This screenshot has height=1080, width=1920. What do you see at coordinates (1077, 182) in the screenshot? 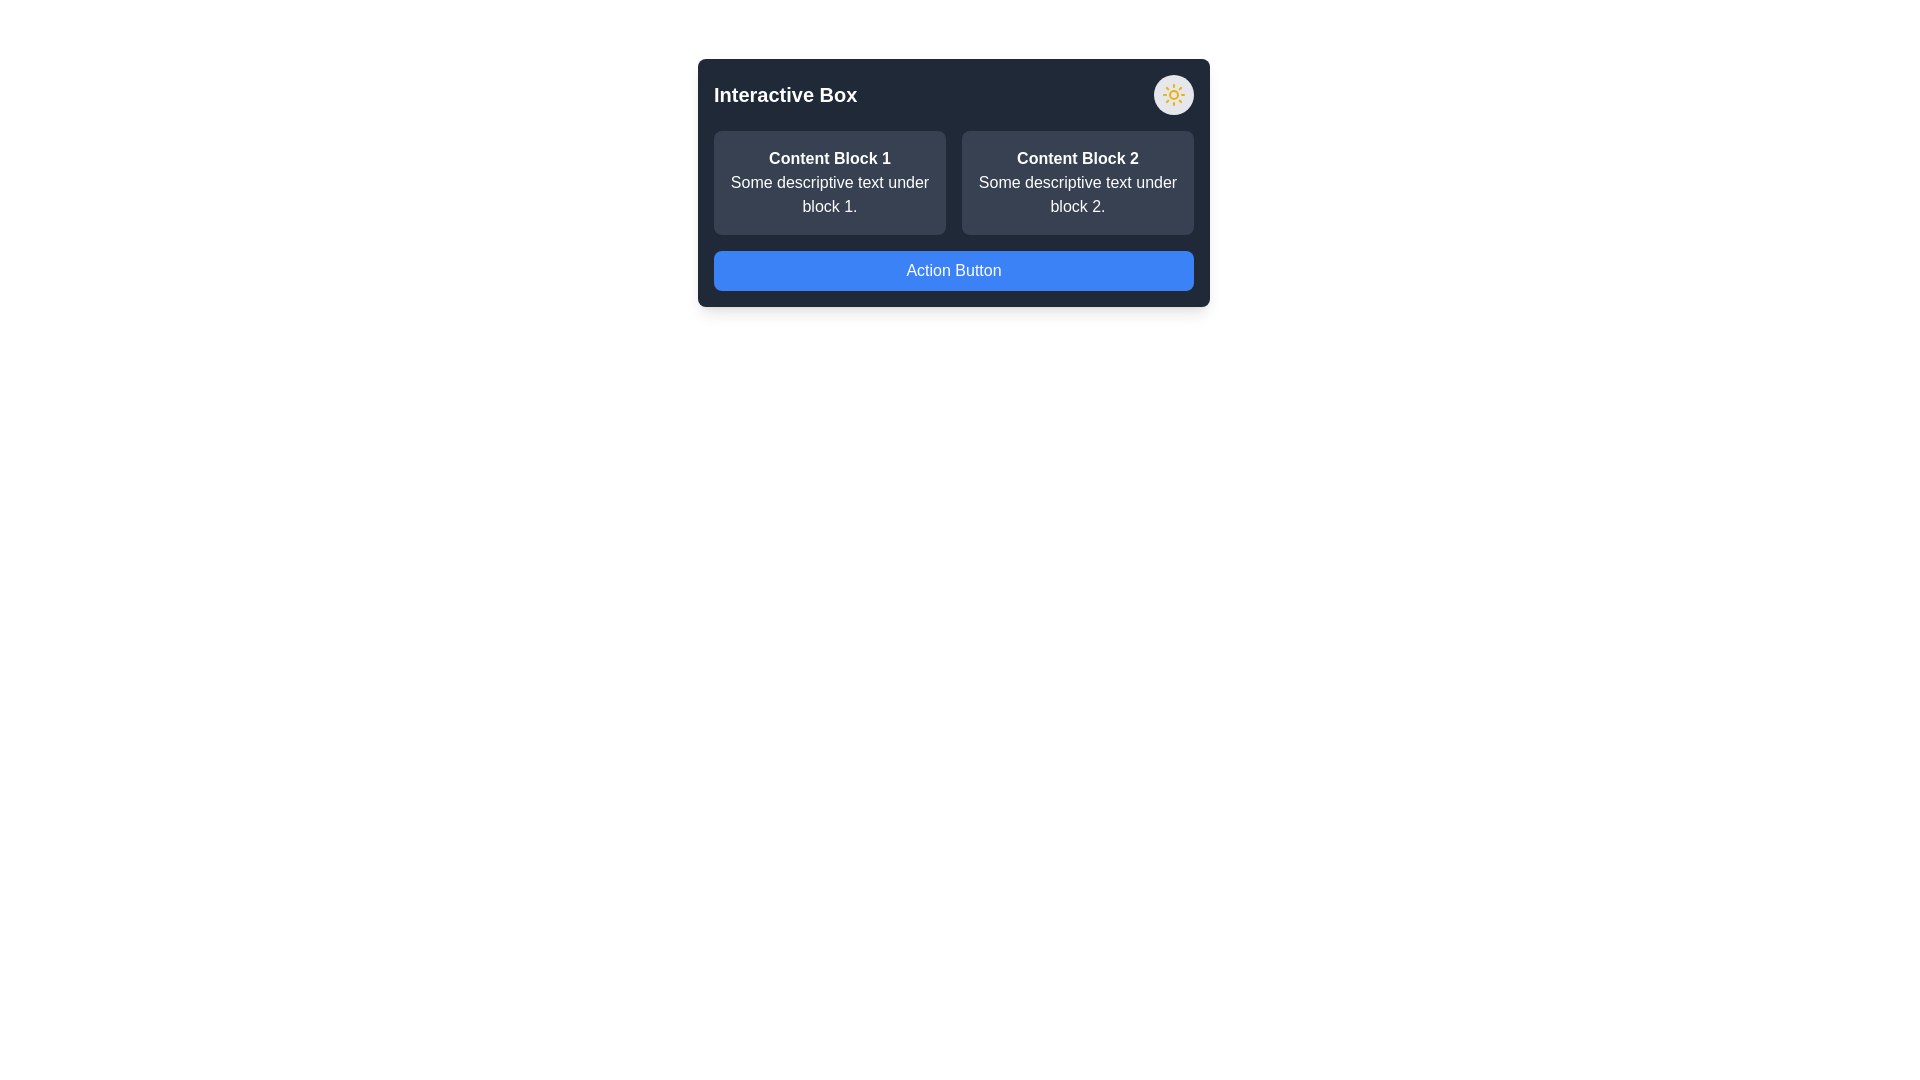
I see `information displayed in the second content card, which presents a title and supporting descriptive text, positioned to the right of Content Block 1` at bounding box center [1077, 182].